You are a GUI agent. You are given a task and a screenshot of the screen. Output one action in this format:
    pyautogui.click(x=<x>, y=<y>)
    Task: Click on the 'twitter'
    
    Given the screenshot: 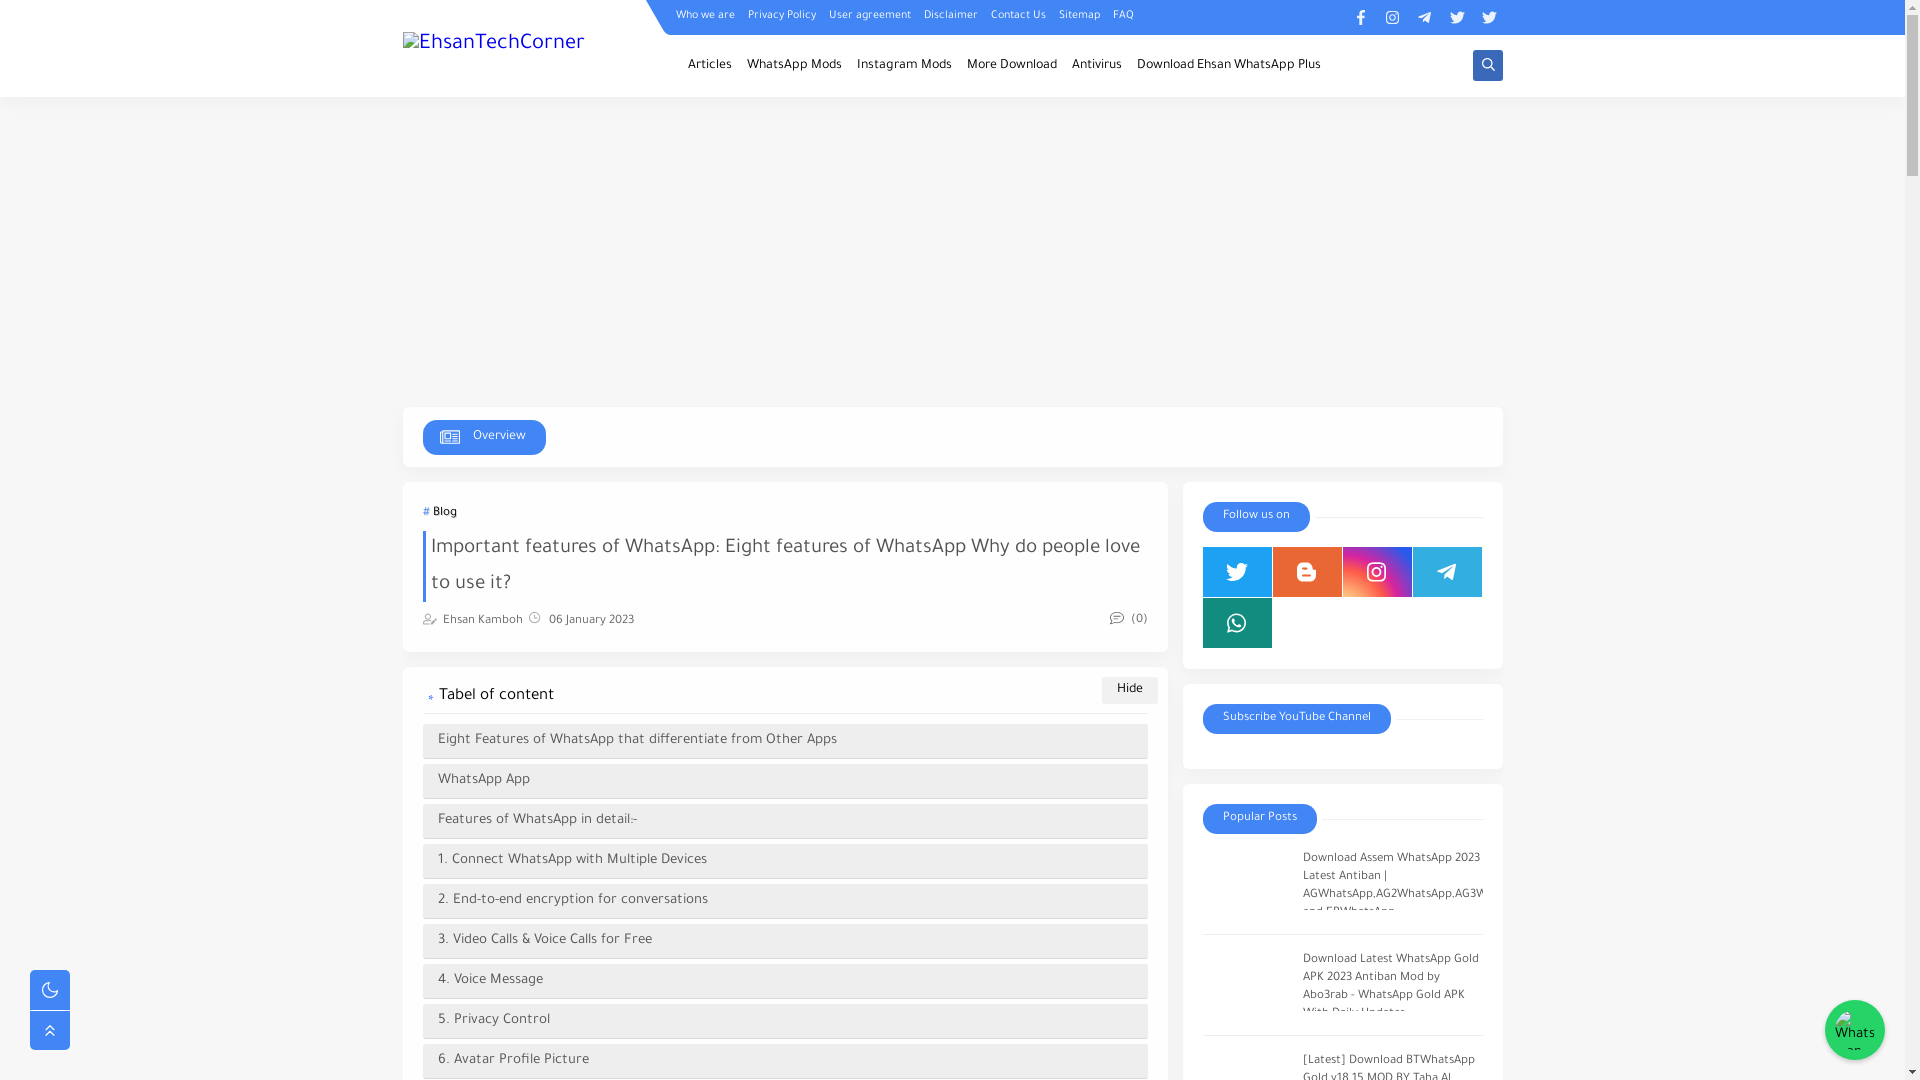 What is the action you would take?
    pyautogui.click(x=1476, y=17)
    